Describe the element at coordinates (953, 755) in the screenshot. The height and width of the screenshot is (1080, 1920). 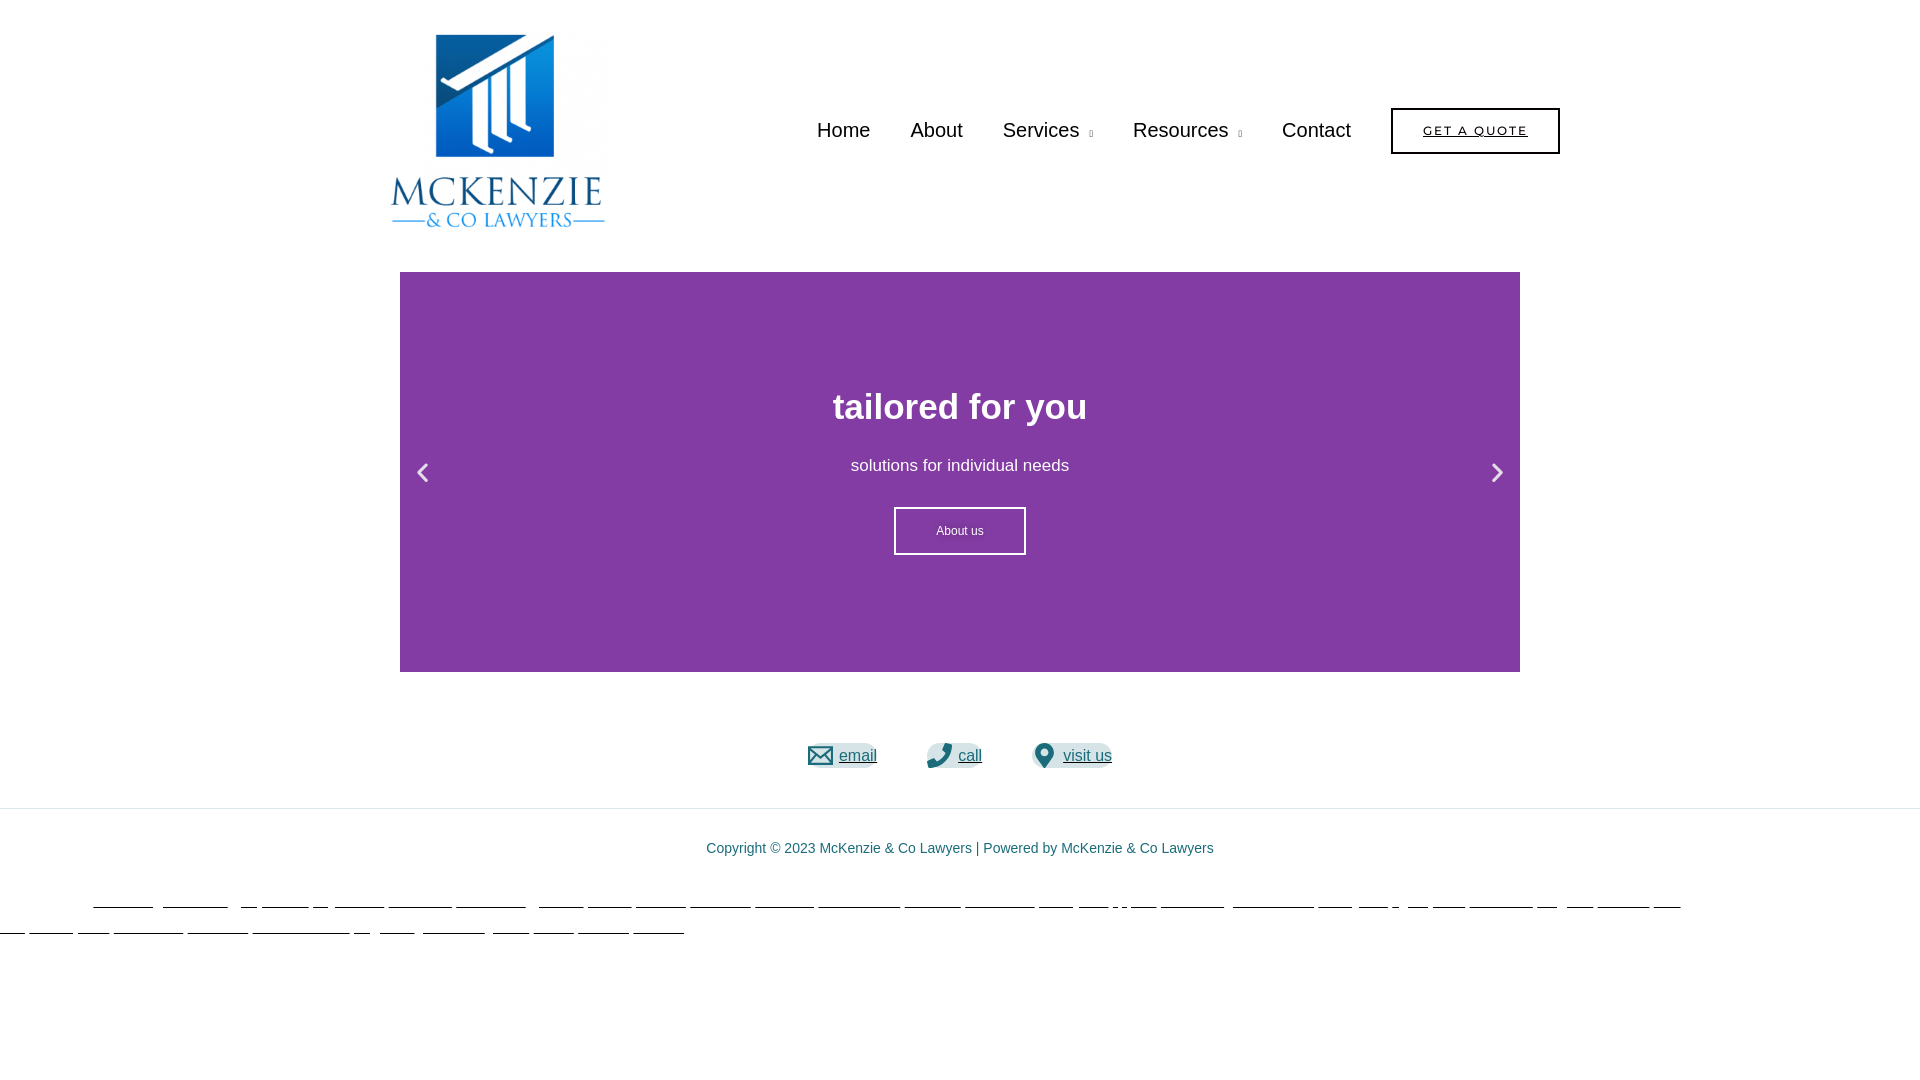
I see `'call'` at that location.